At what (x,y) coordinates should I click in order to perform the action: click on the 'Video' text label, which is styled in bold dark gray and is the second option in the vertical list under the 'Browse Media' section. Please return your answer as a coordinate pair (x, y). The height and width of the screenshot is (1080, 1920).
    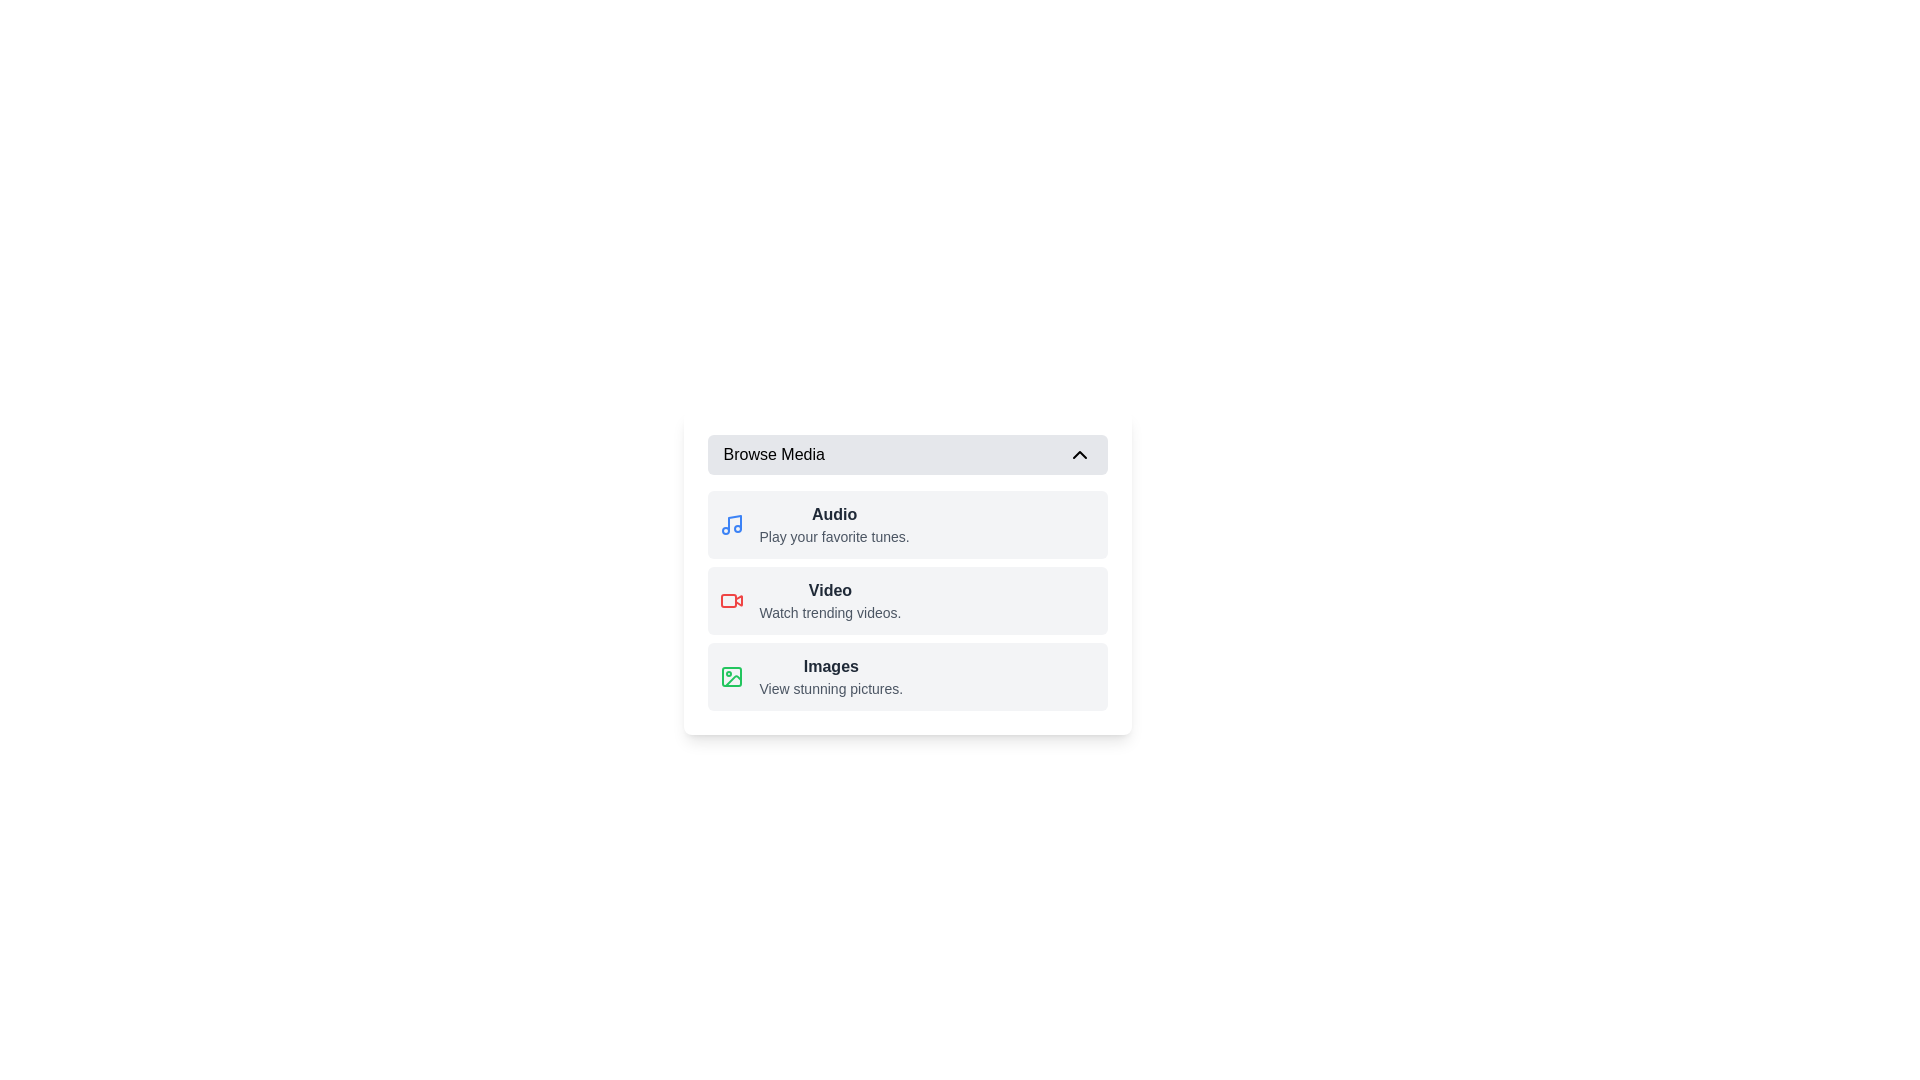
    Looking at the image, I should click on (830, 589).